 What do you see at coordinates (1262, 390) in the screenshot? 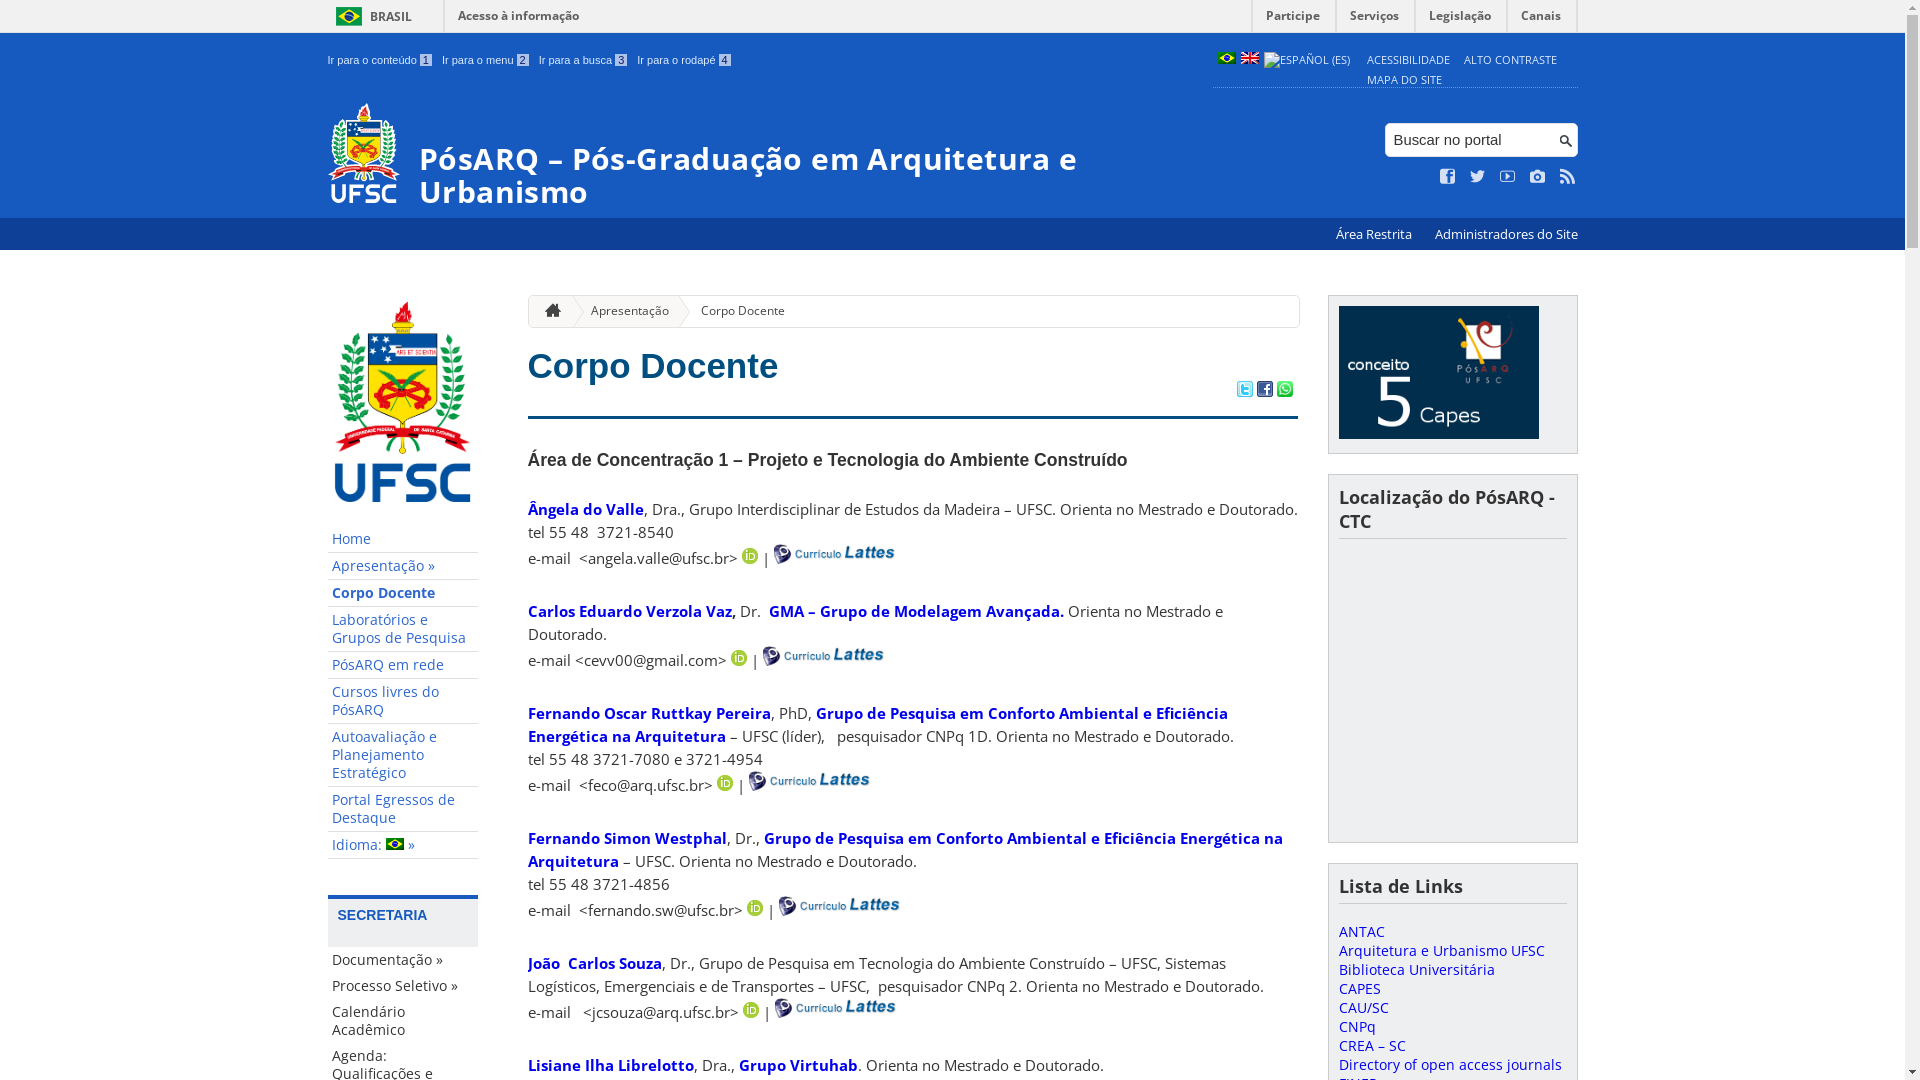
I see `'Compartilhar no Facebook'` at bounding box center [1262, 390].